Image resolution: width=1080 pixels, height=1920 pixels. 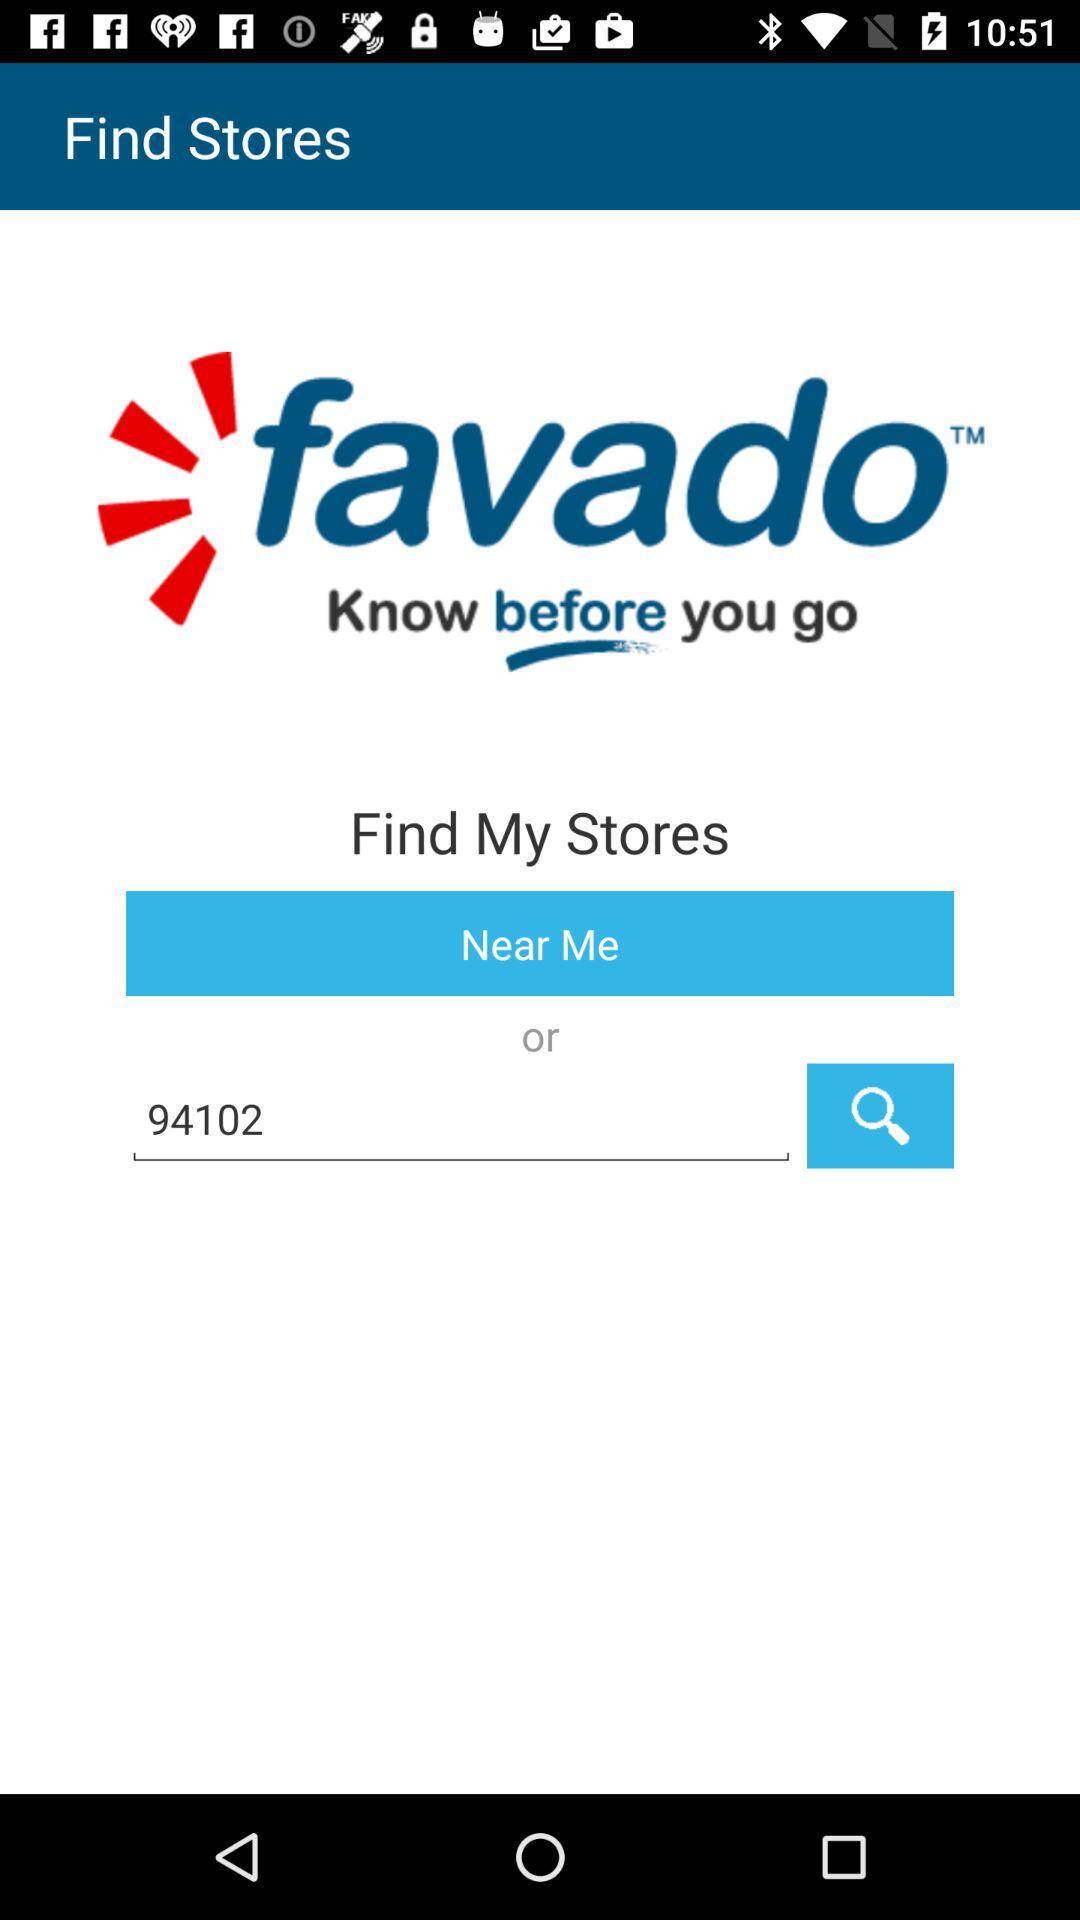 I want to click on item to the right of the 94102 icon, so click(x=879, y=1115).